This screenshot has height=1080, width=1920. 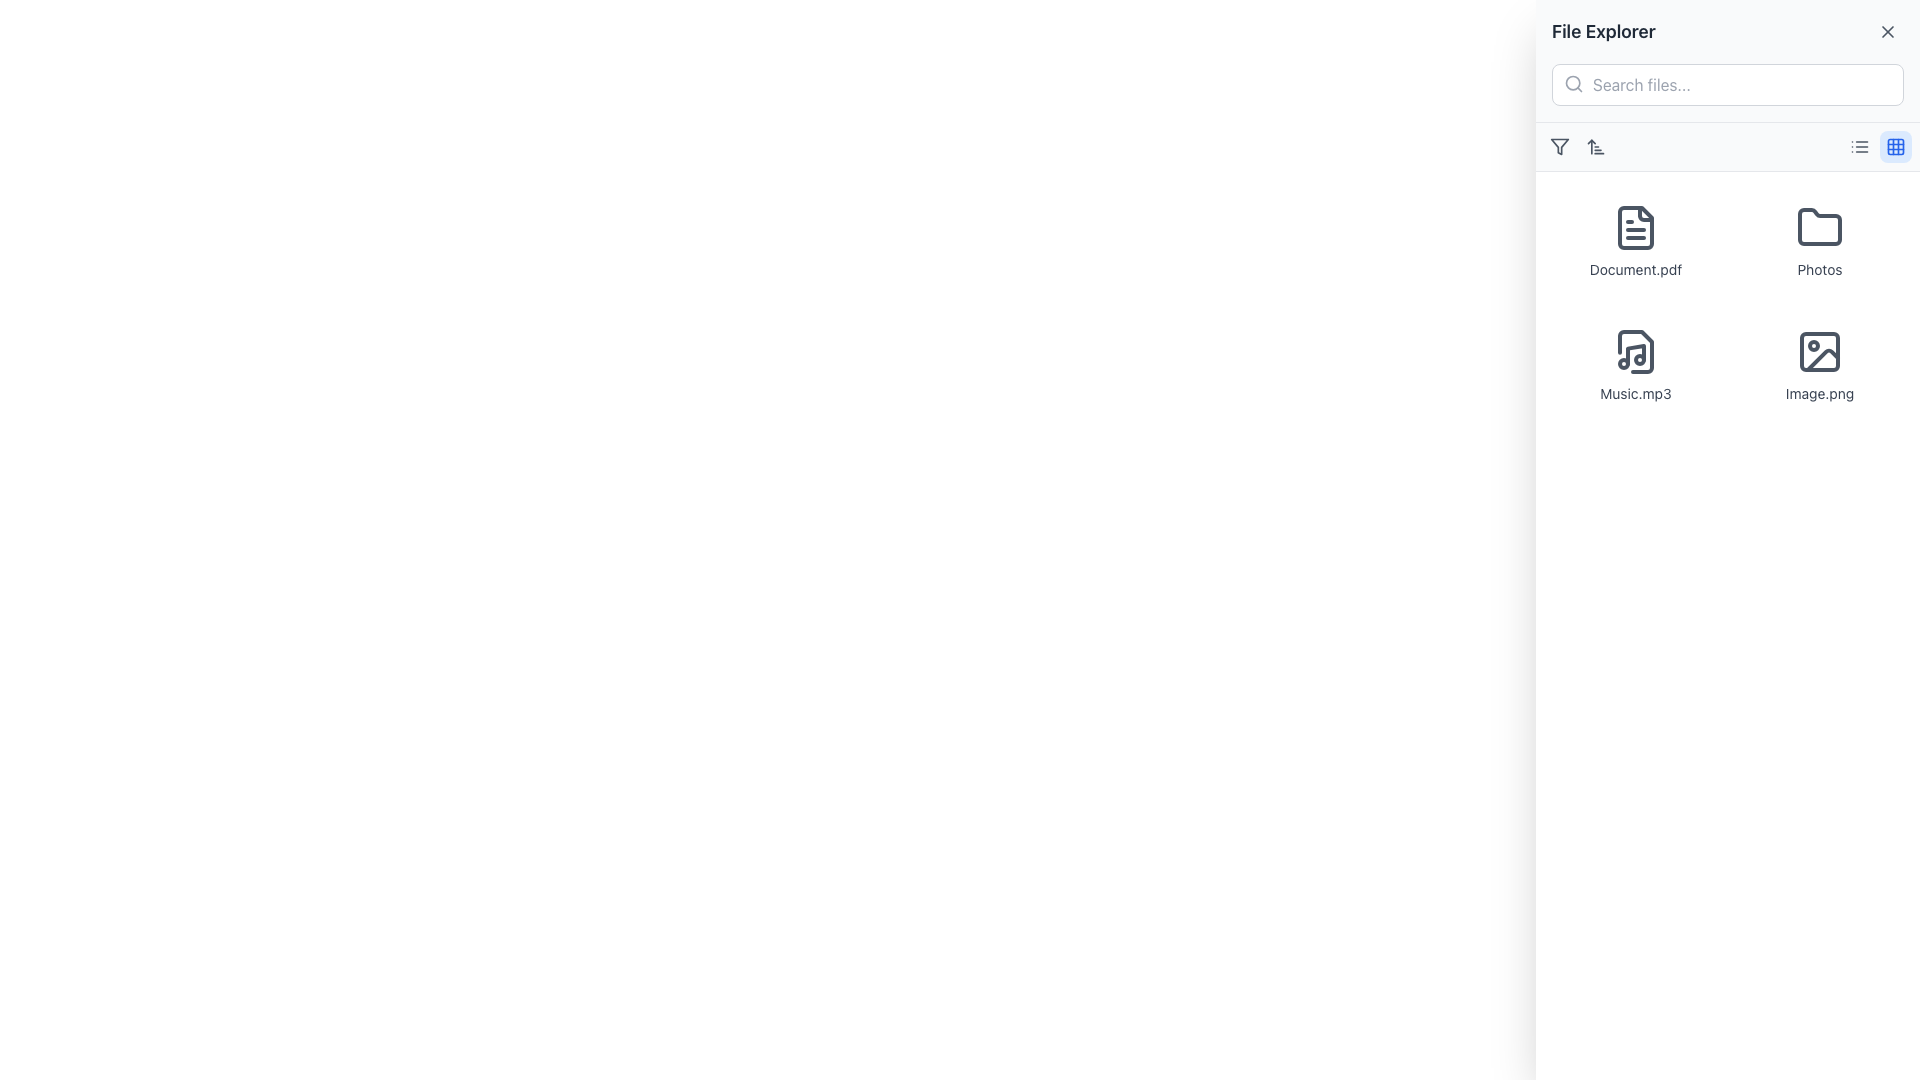 What do you see at coordinates (1559, 145) in the screenshot?
I see `the triangular-shaped filter icon located in the top-right corner of the interface, which is part of a toolbar containing action icons` at bounding box center [1559, 145].